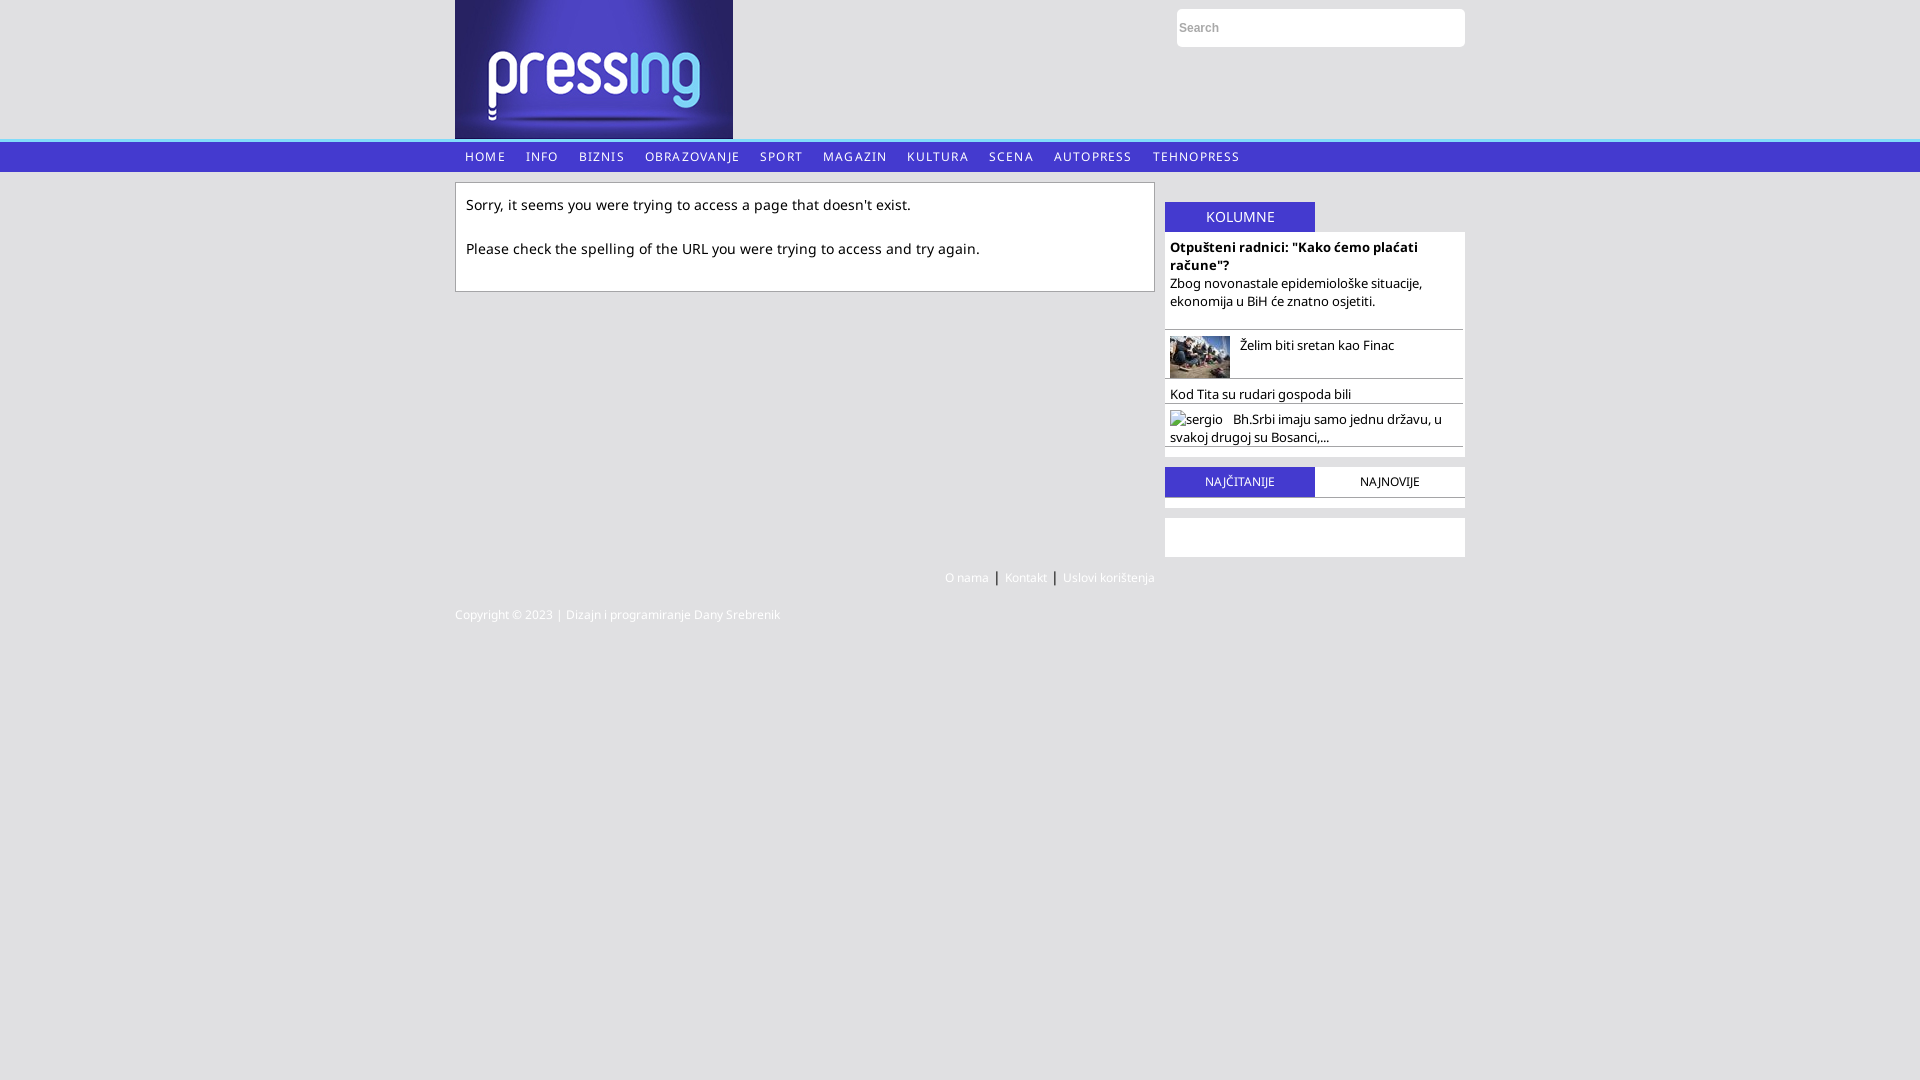 This screenshot has width=1920, height=1080. What do you see at coordinates (1026, 577) in the screenshot?
I see `'Kontakt'` at bounding box center [1026, 577].